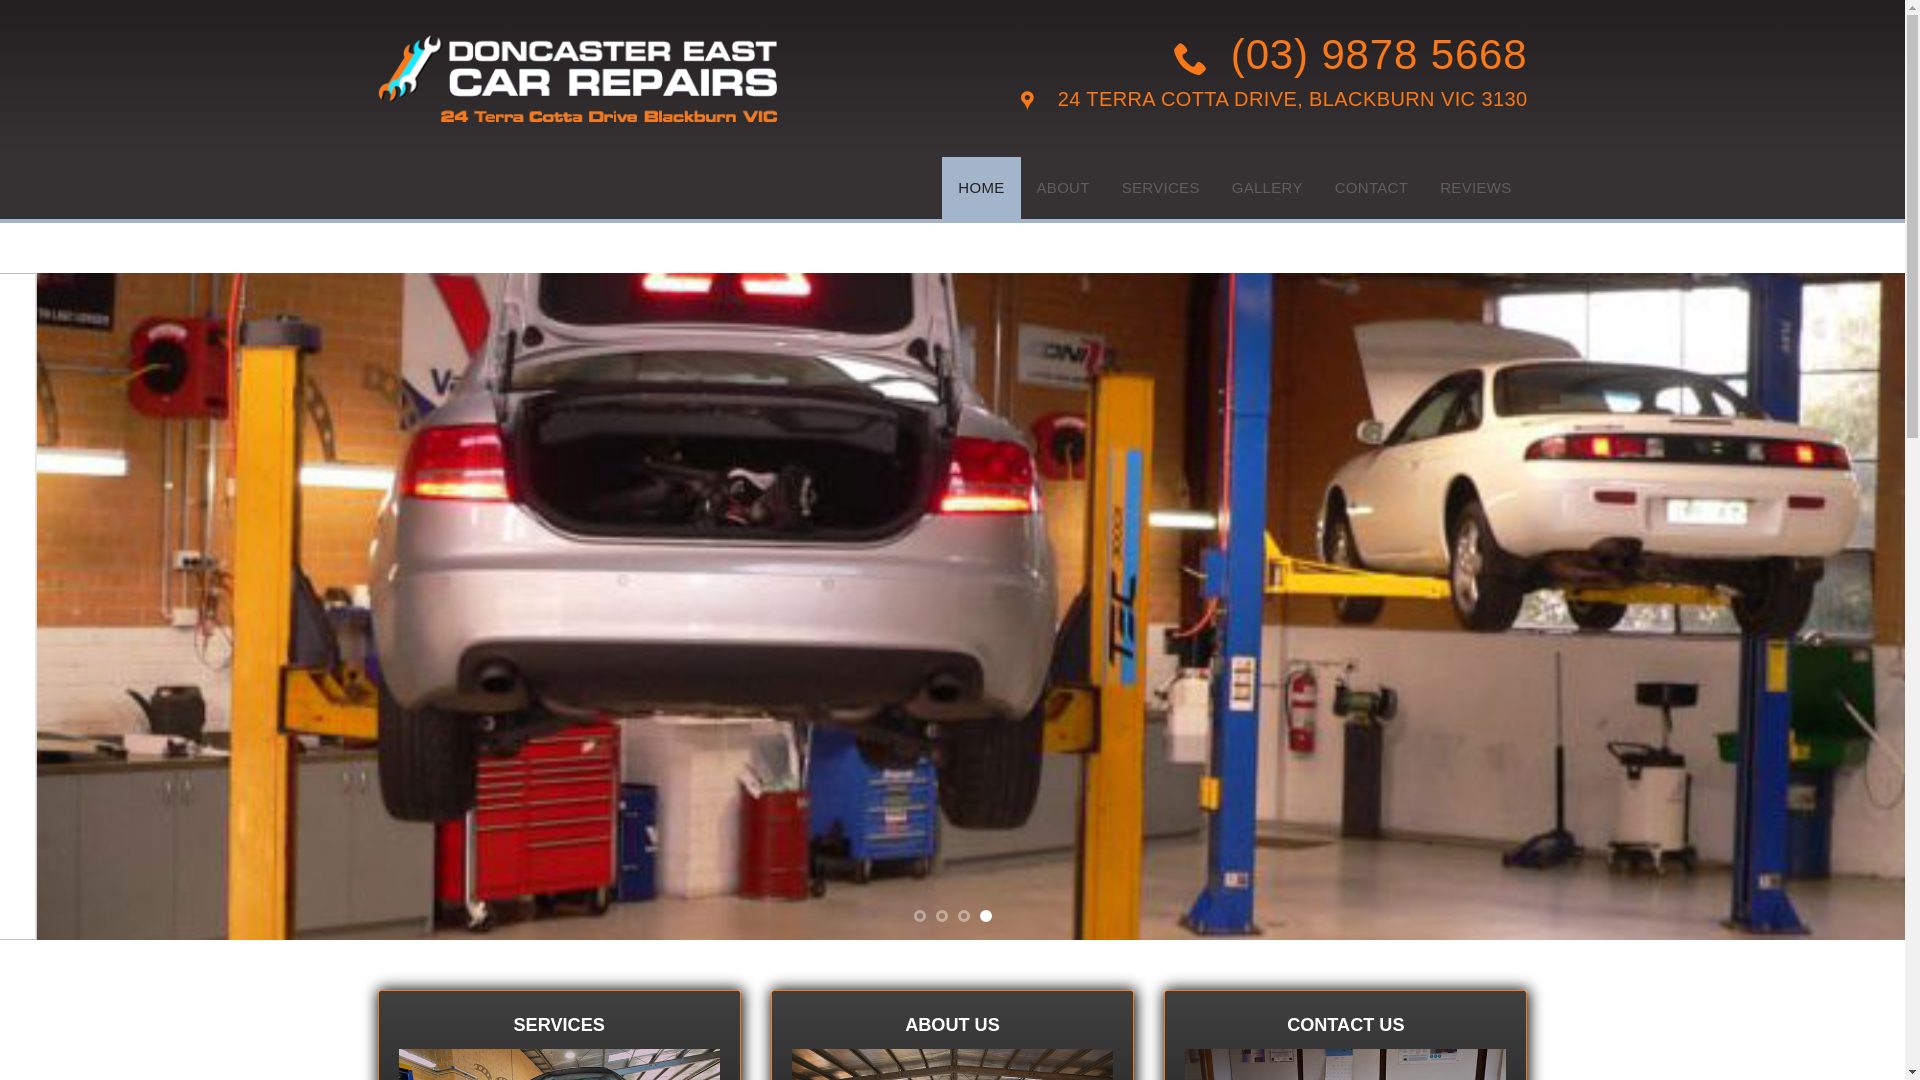 The image size is (1920, 1080). What do you see at coordinates (1266, 188) in the screenshot?
I see `'GALLERY'` at bounding box center [1266, 188].